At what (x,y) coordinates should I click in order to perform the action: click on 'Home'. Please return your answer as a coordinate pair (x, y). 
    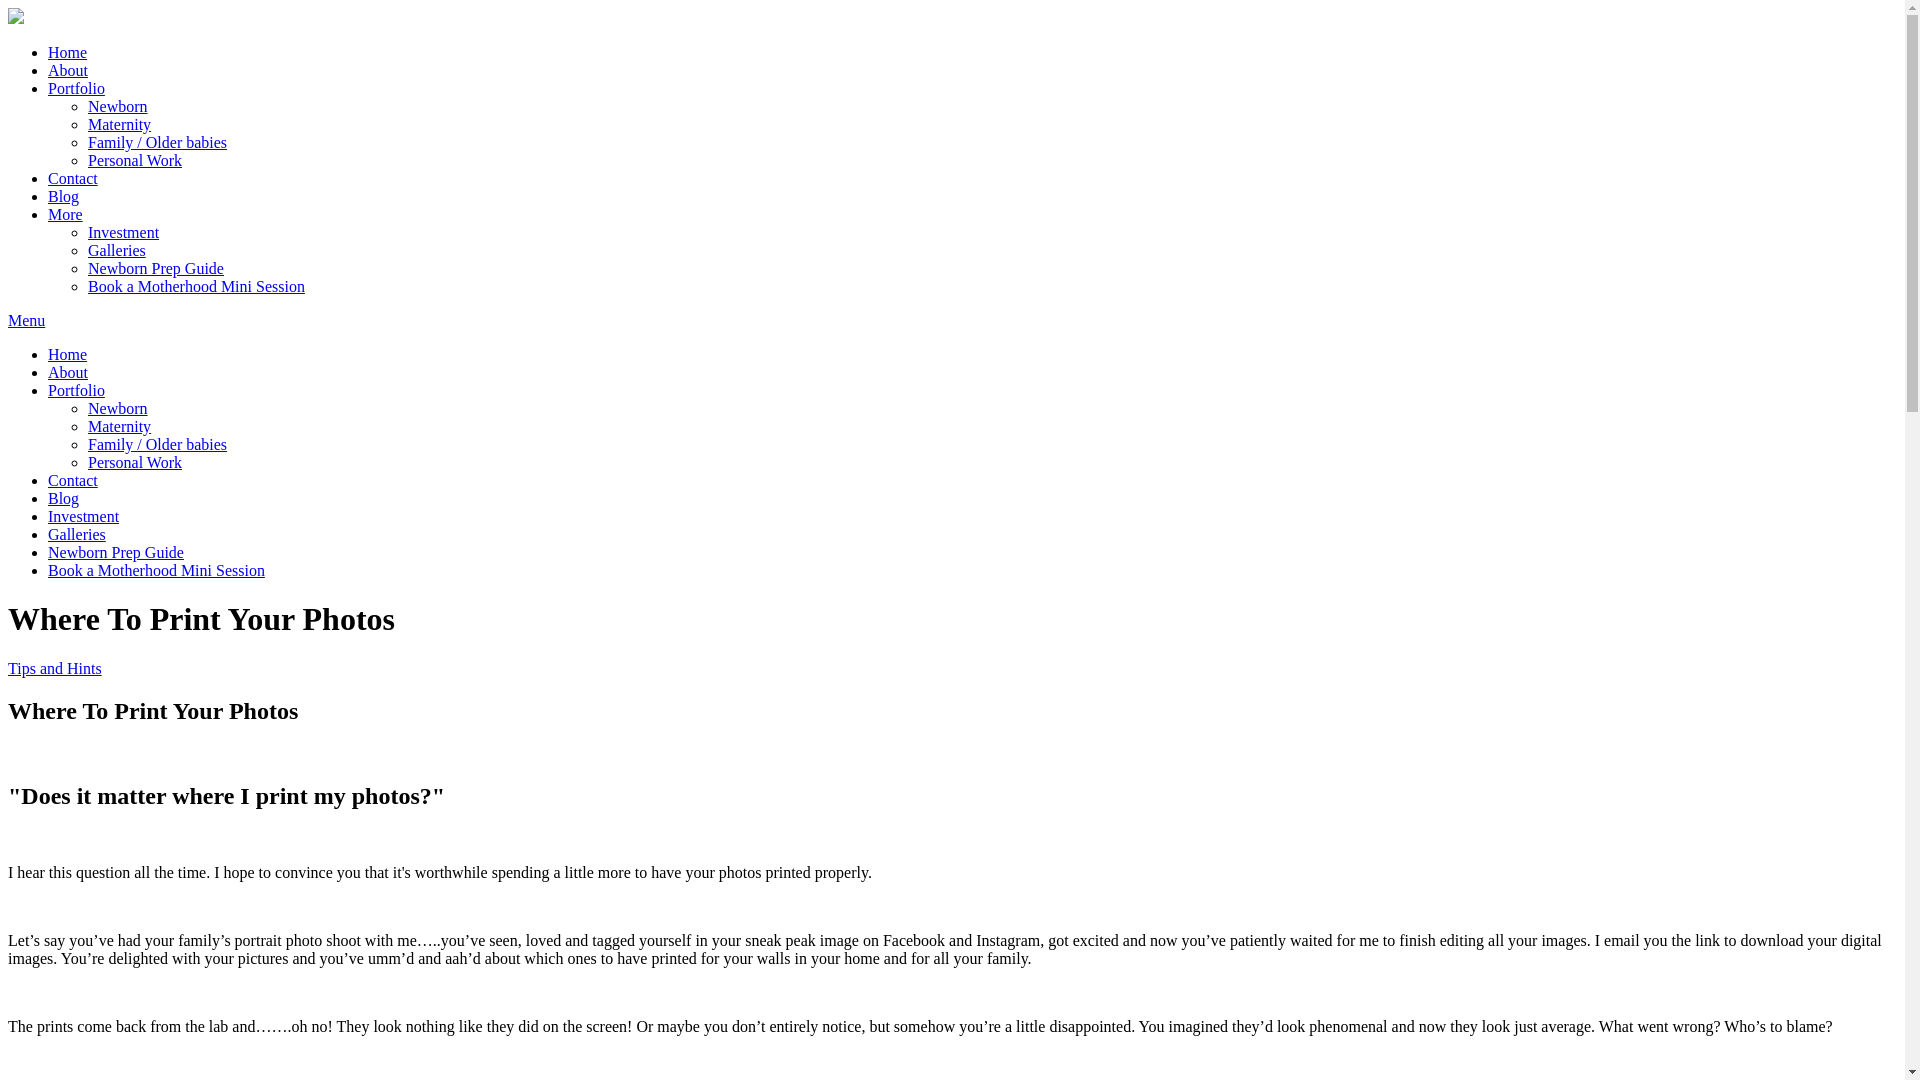
    Looking at the image, I should click on (67, 353).